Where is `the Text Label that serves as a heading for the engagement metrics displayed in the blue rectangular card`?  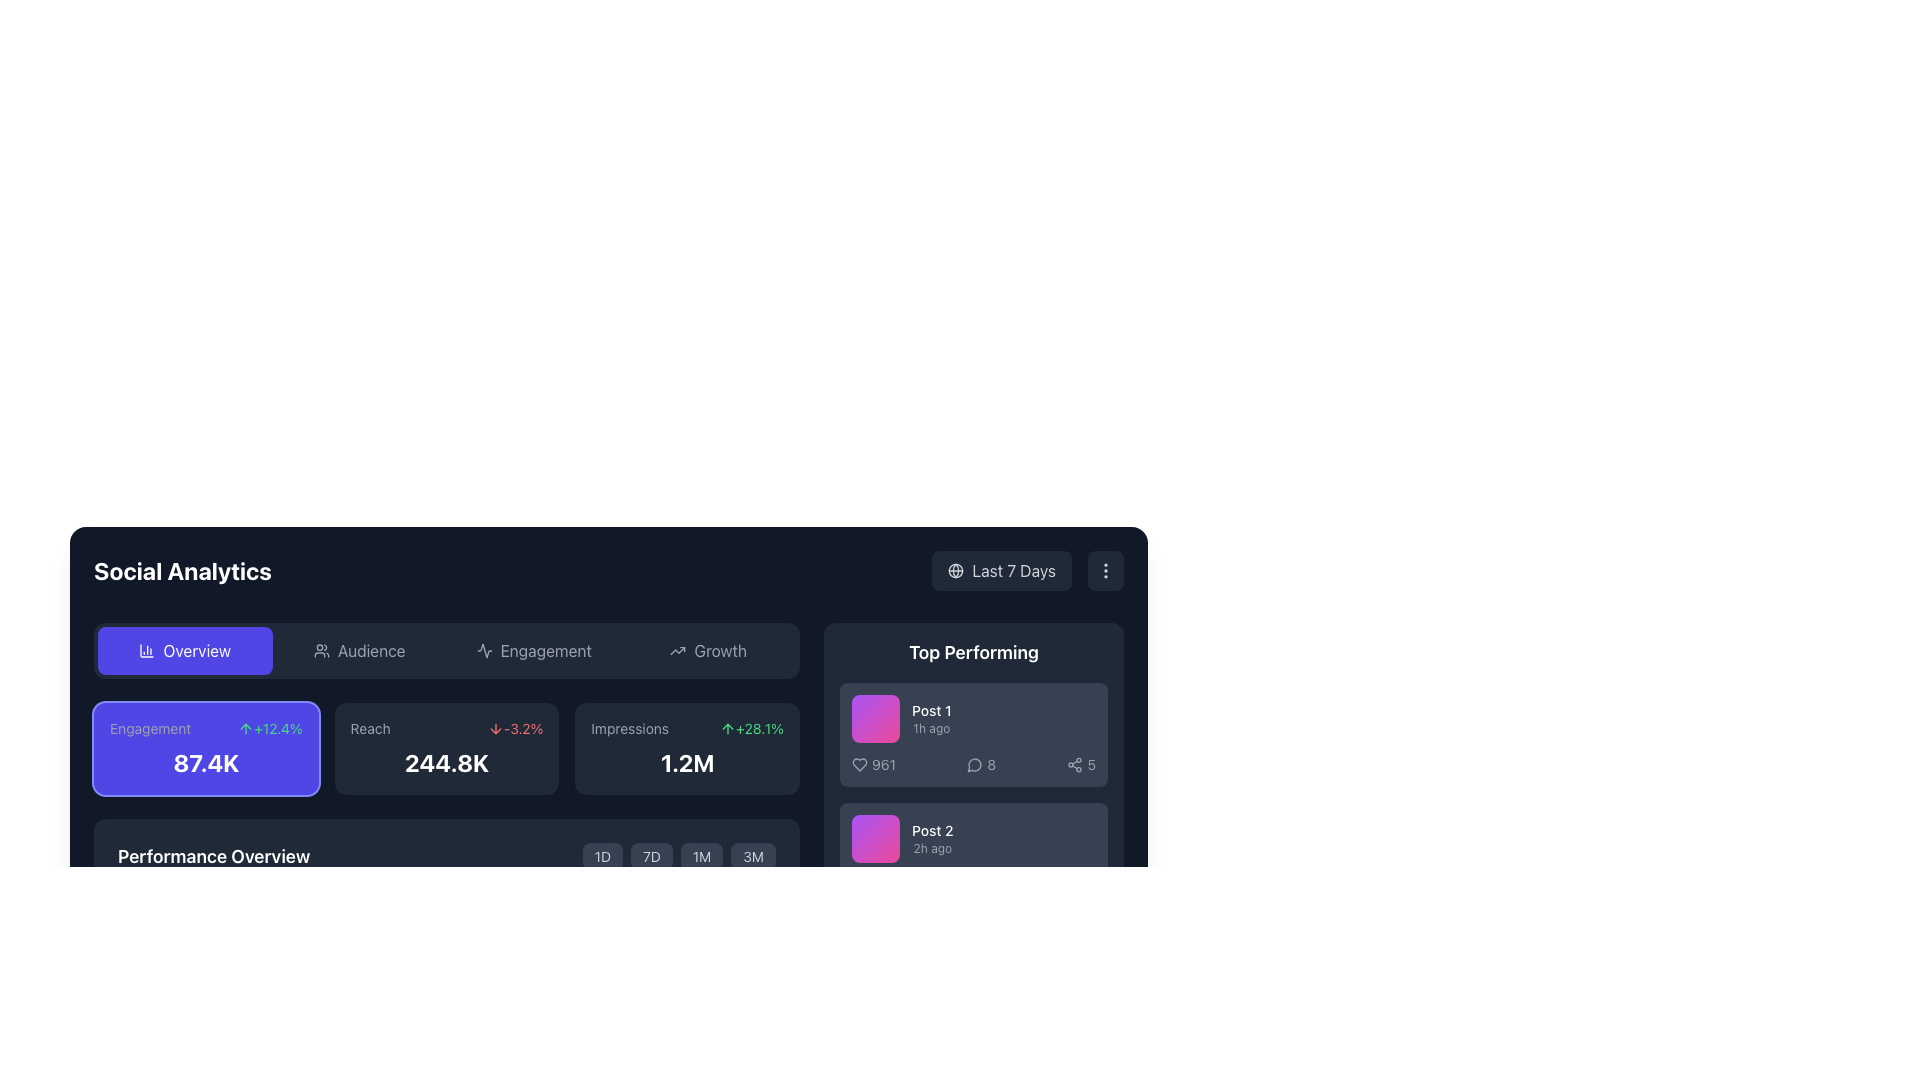
the Text Label that serves as a heading for the engagement metrics displayed in the blue rectangular card is located at coordinates (149, 729).